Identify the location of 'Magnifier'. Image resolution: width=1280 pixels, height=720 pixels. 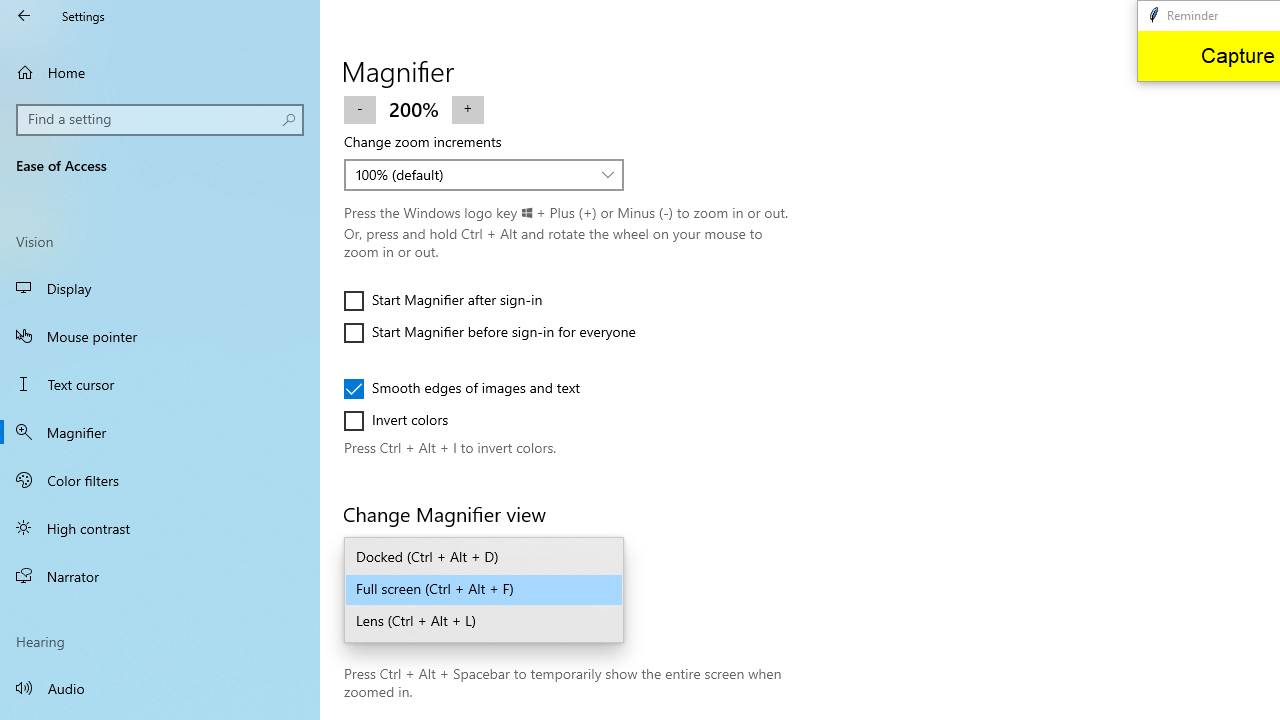
(160, 431).